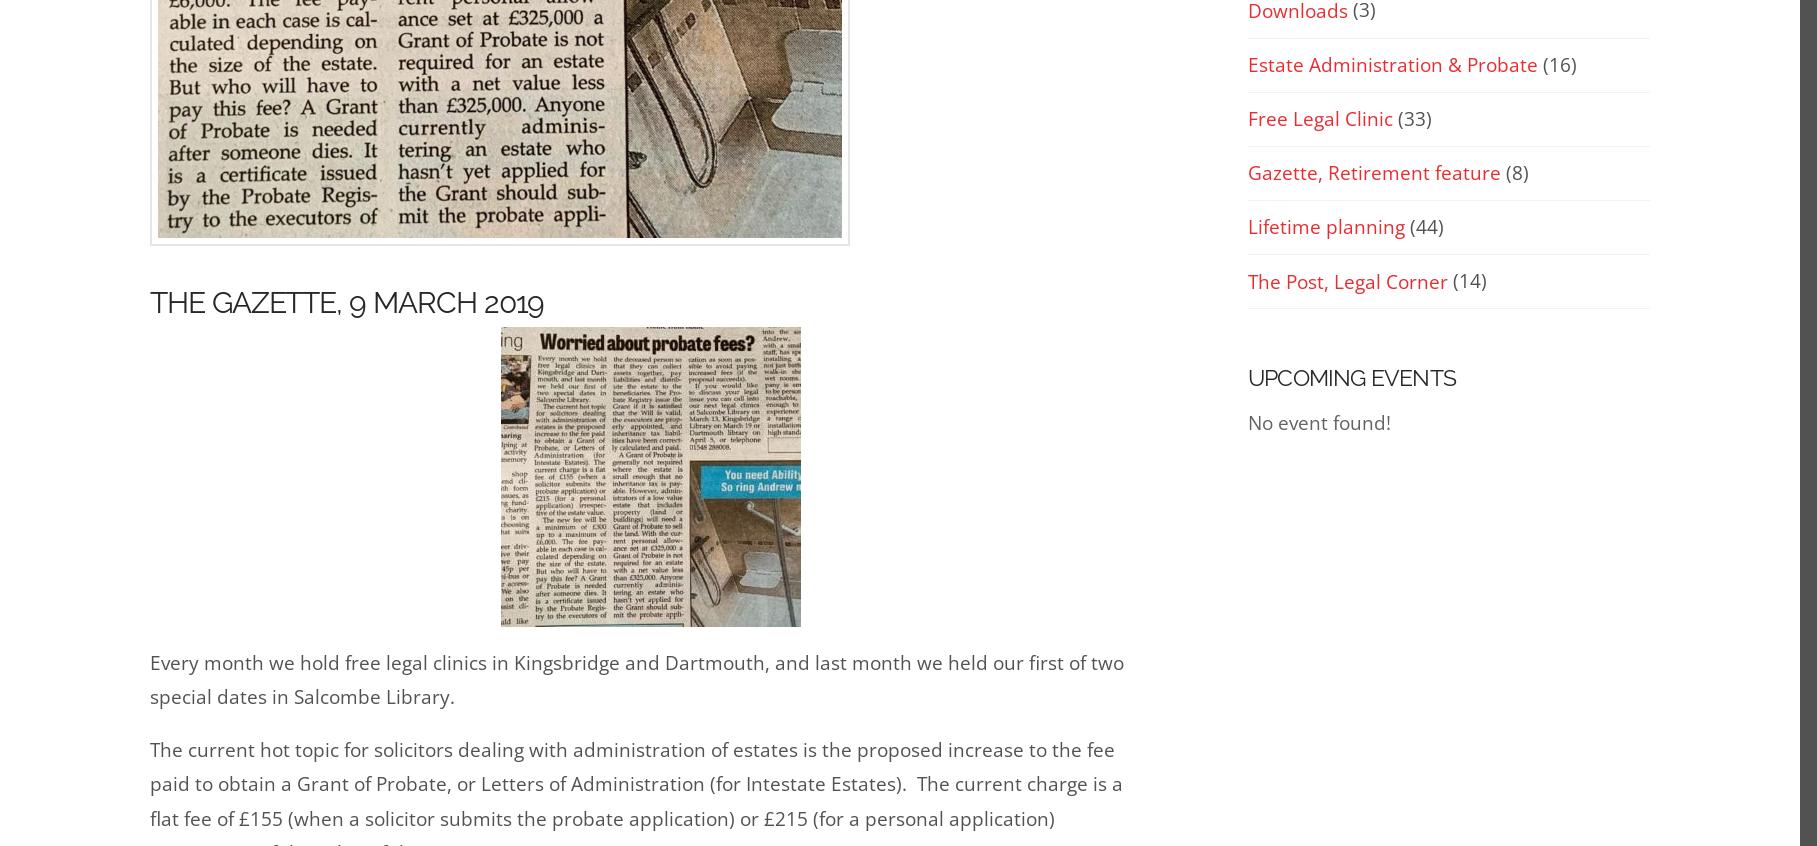 The height and width of the screenshot is (846, 1817). Describe the element at coordinates (1326, 226) in the screenshot. I see `'Lifetime planning'` at that location.